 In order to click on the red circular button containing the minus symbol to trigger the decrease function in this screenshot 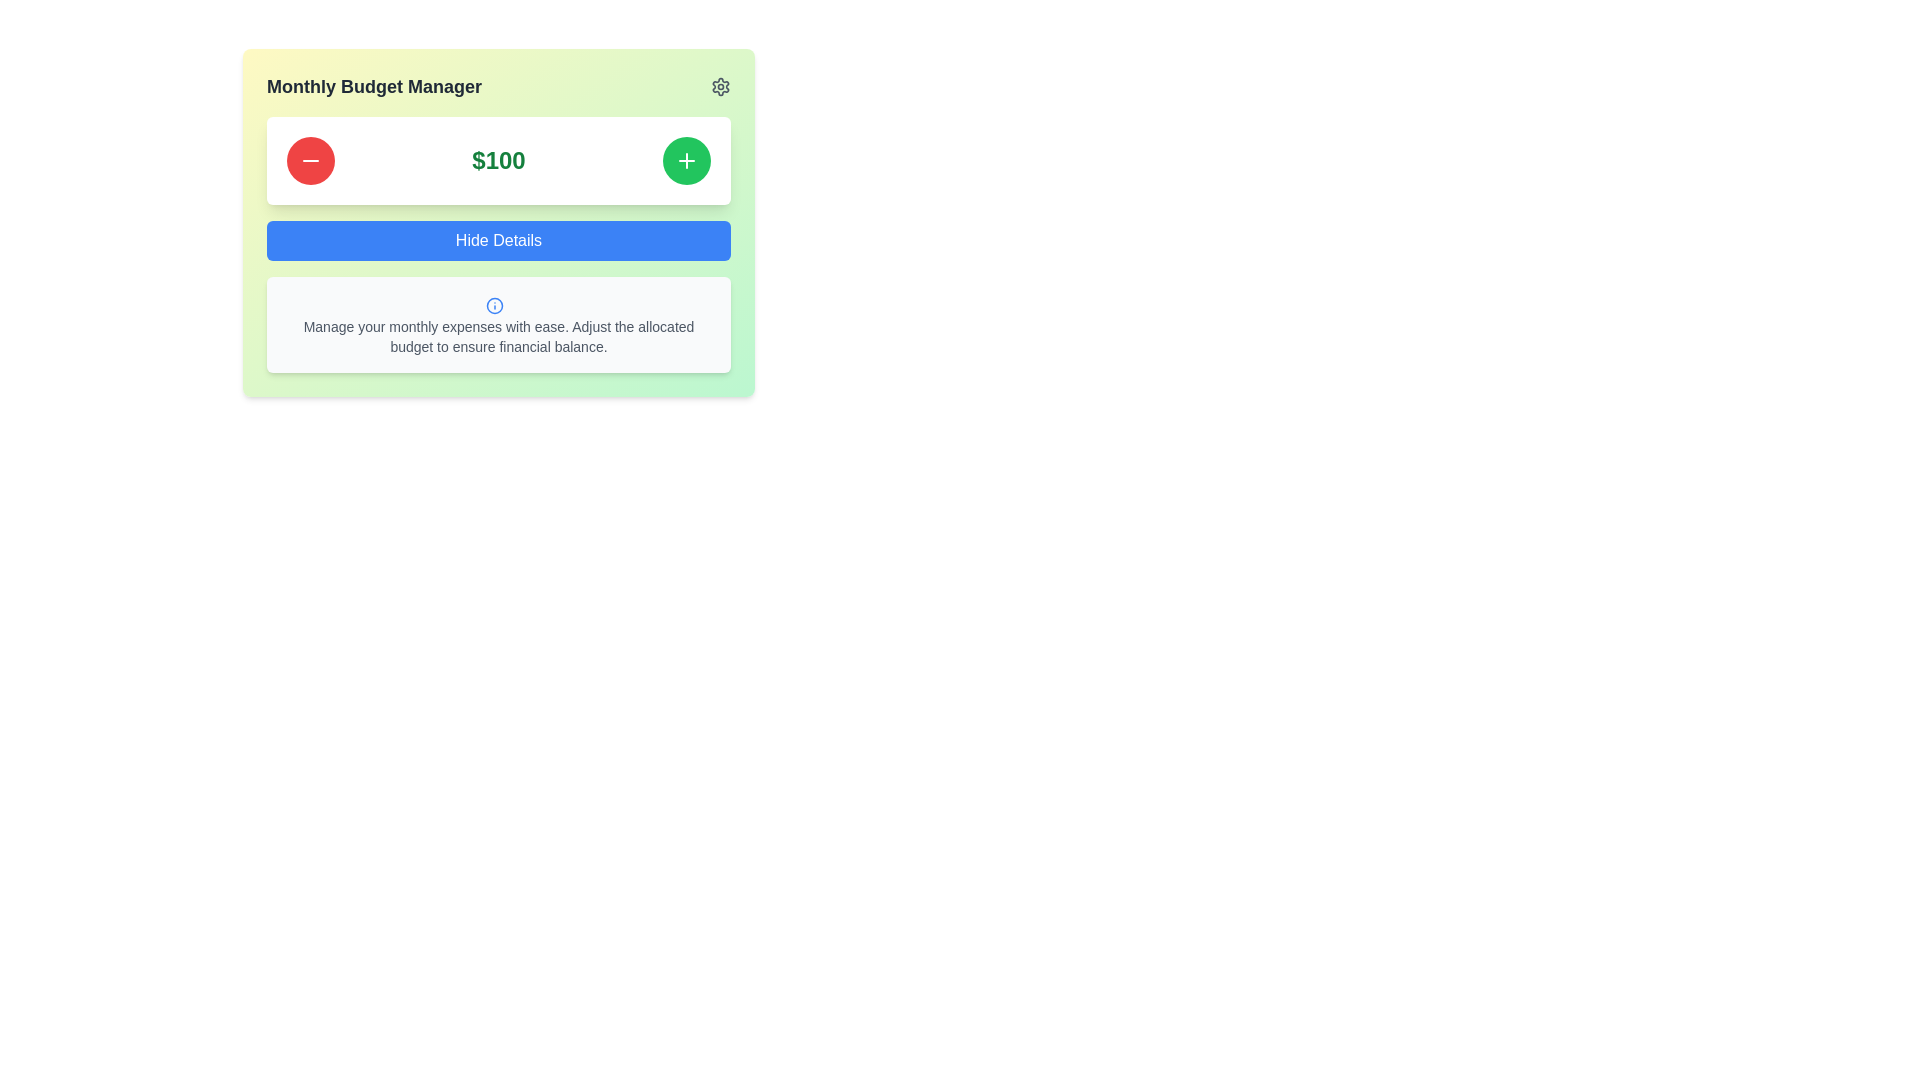, I will do `click(310, 160)`.